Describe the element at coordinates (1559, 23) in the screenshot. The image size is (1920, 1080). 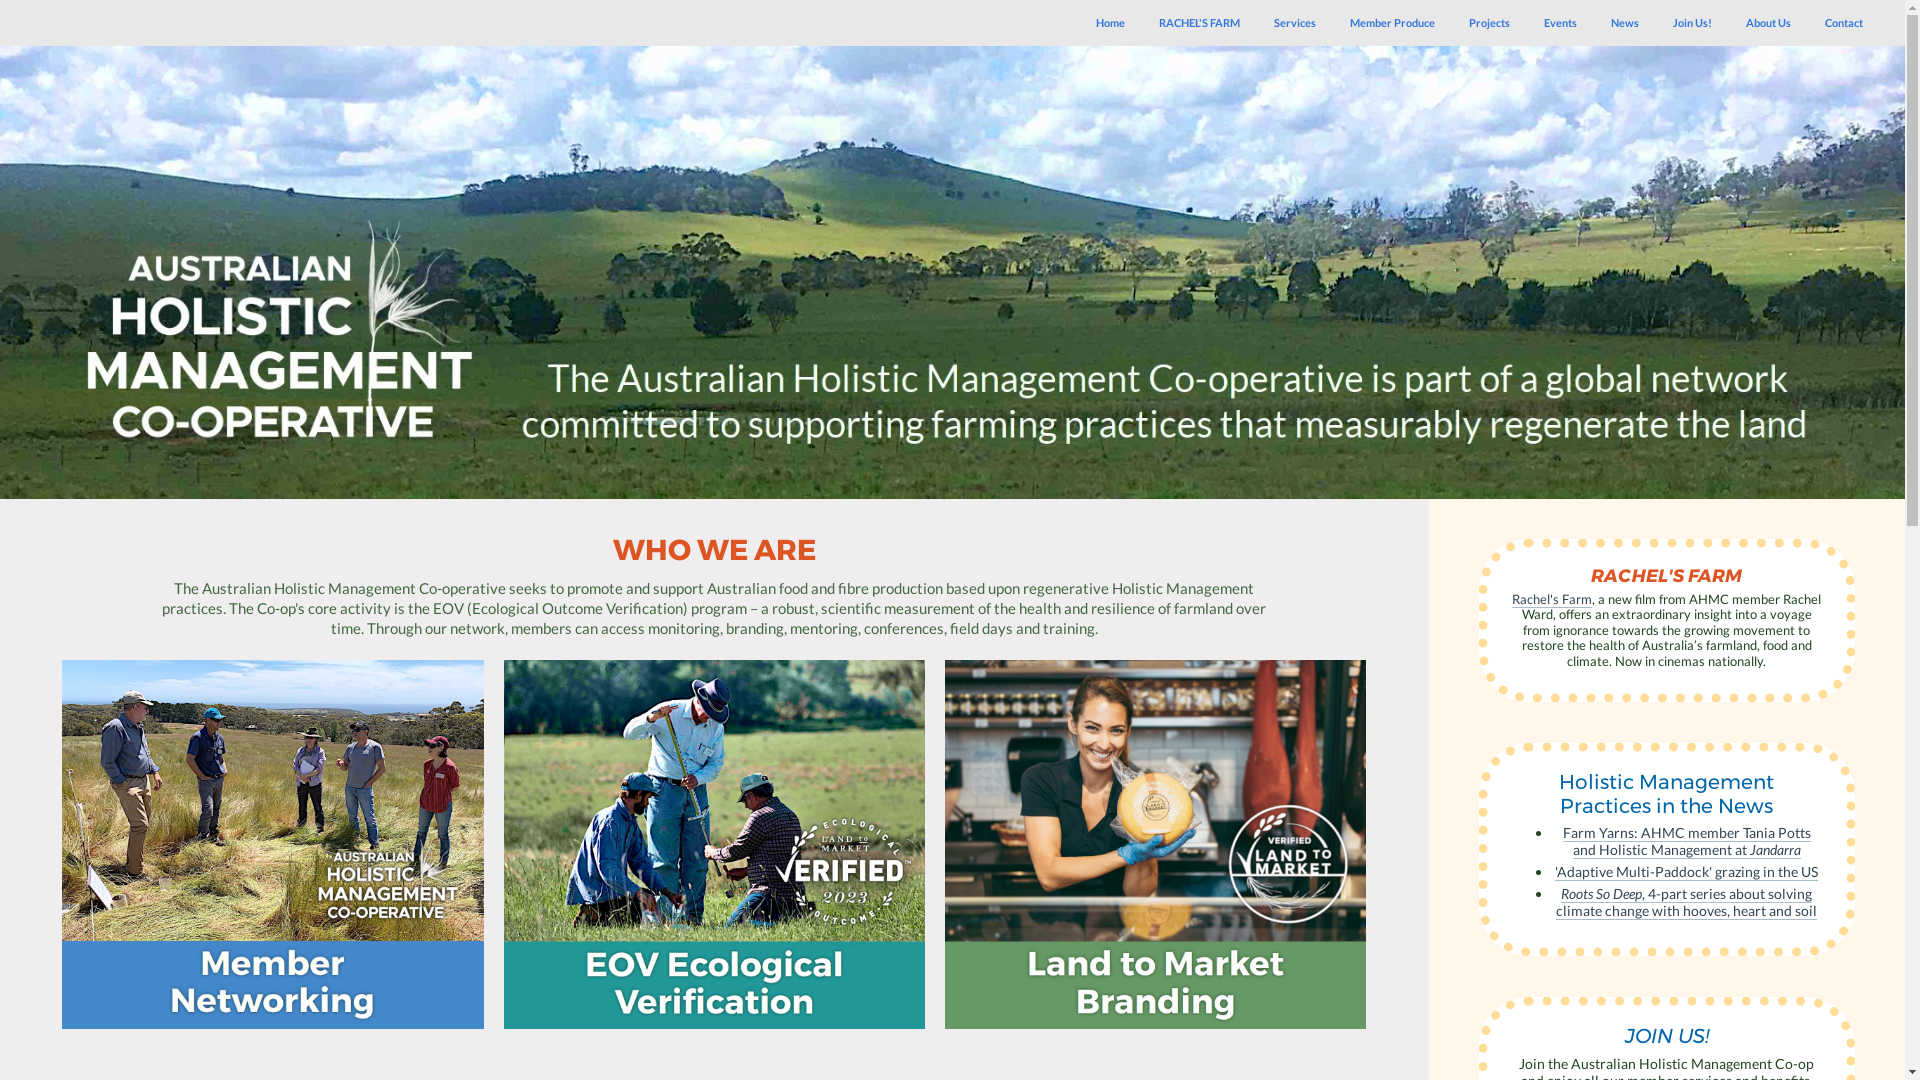
I see `'Events'` at that location.